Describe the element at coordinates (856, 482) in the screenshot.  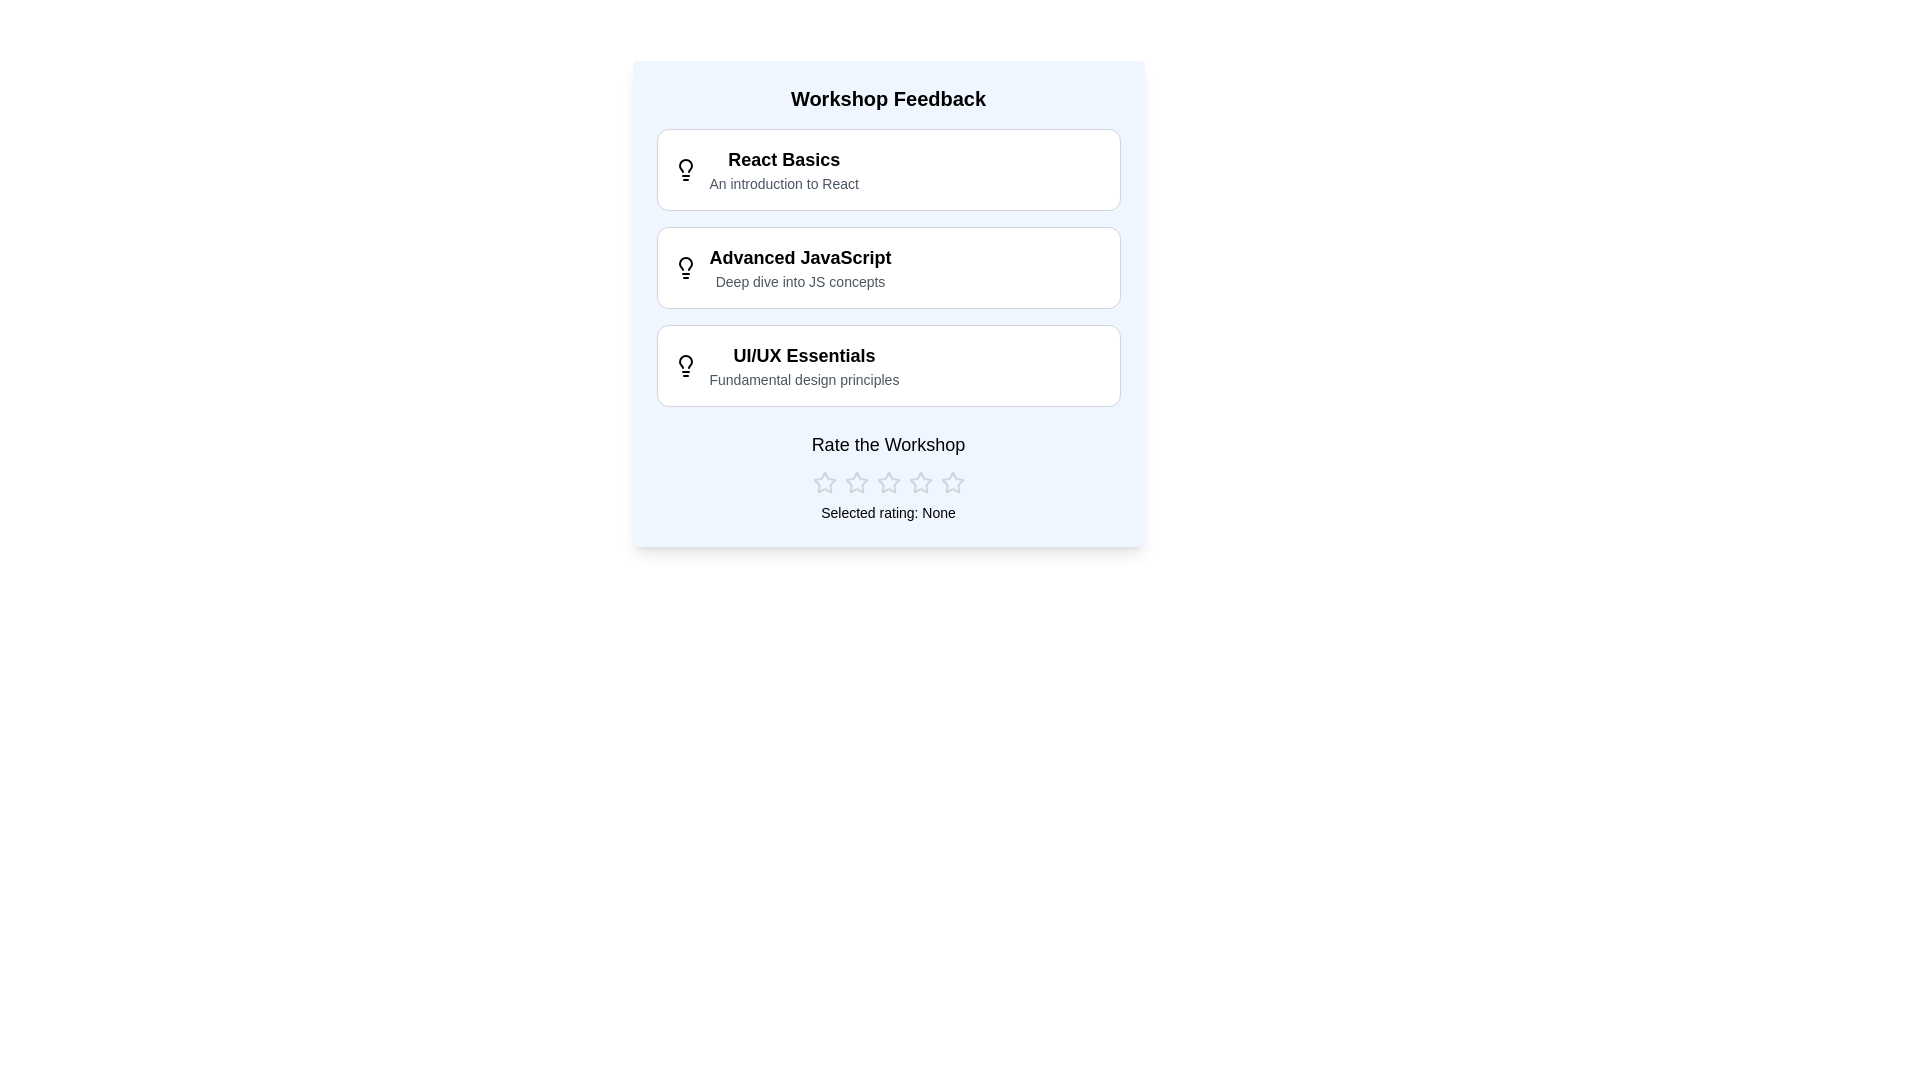
I see `the second star icon in the rating component under the 'Rate the Workshop' section` at that location.